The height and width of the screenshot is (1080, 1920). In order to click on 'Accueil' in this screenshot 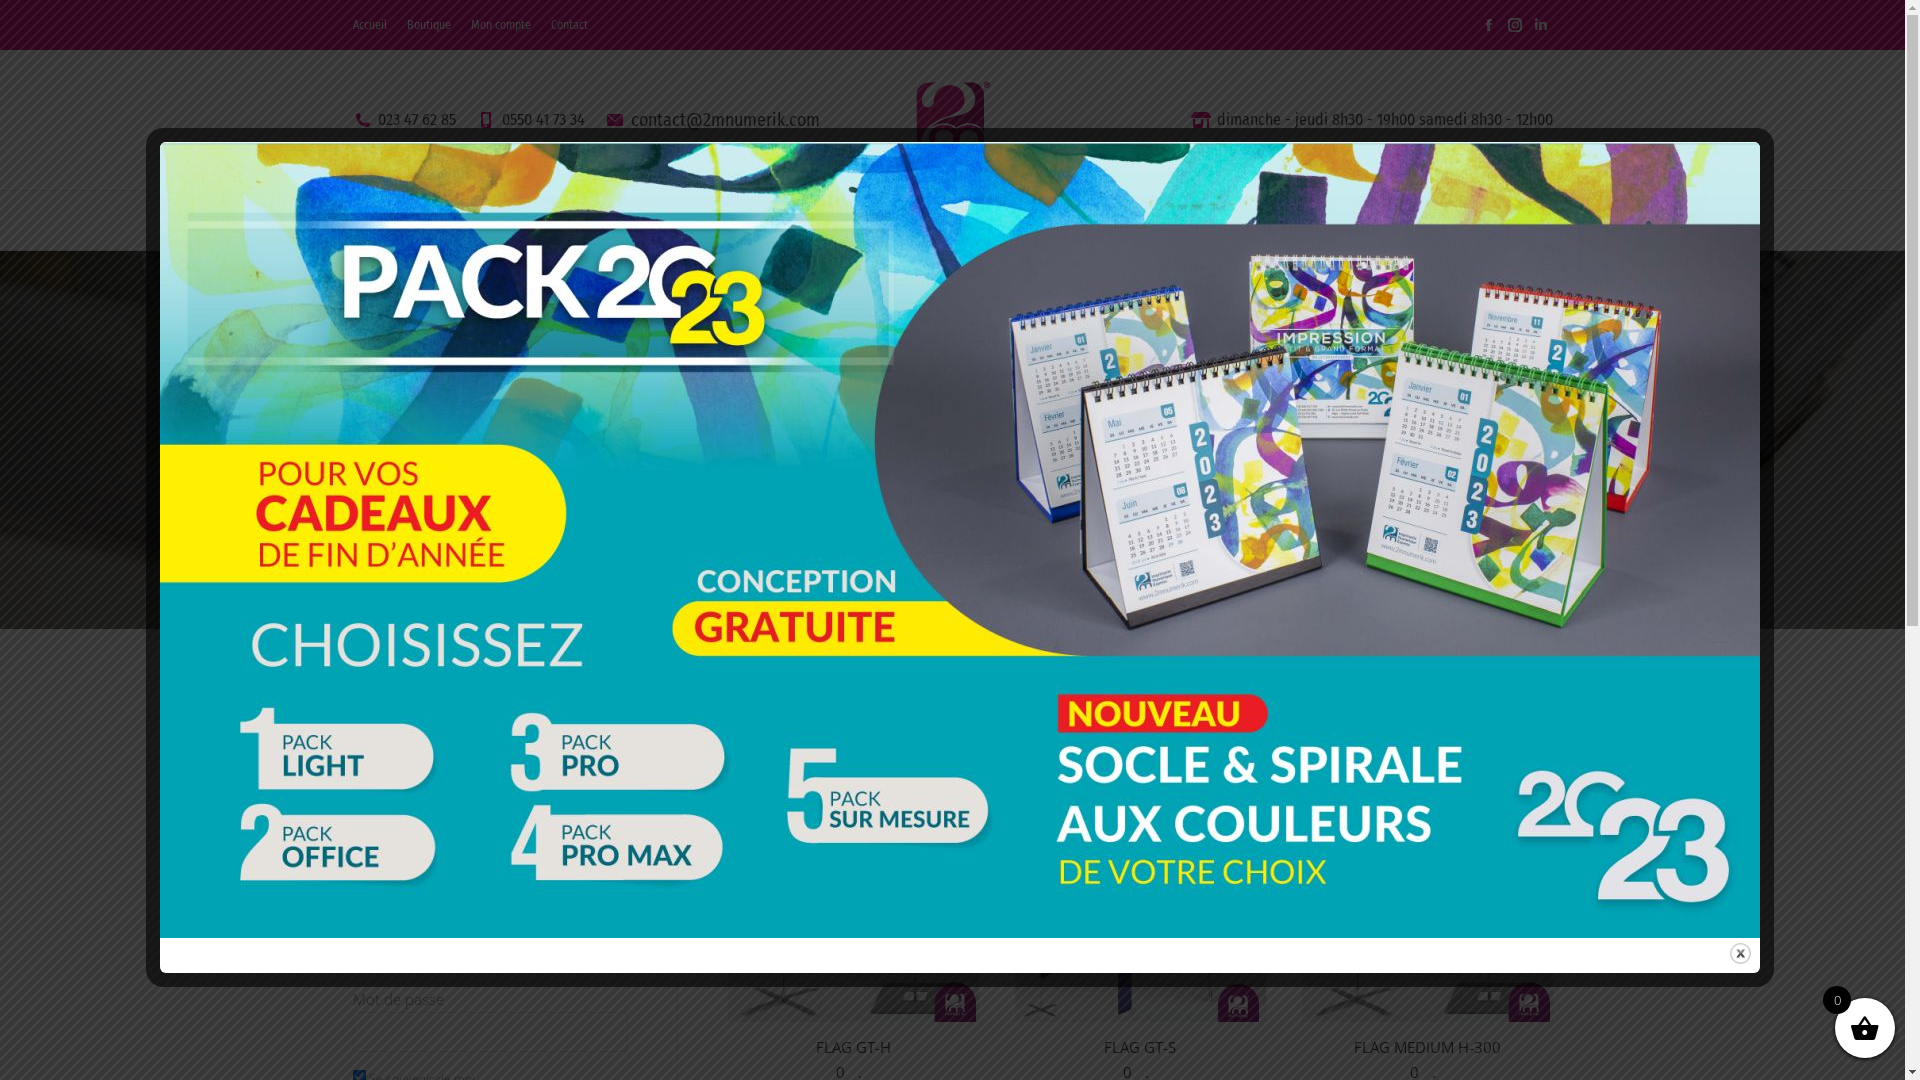, I will do `click(351, 24)`.